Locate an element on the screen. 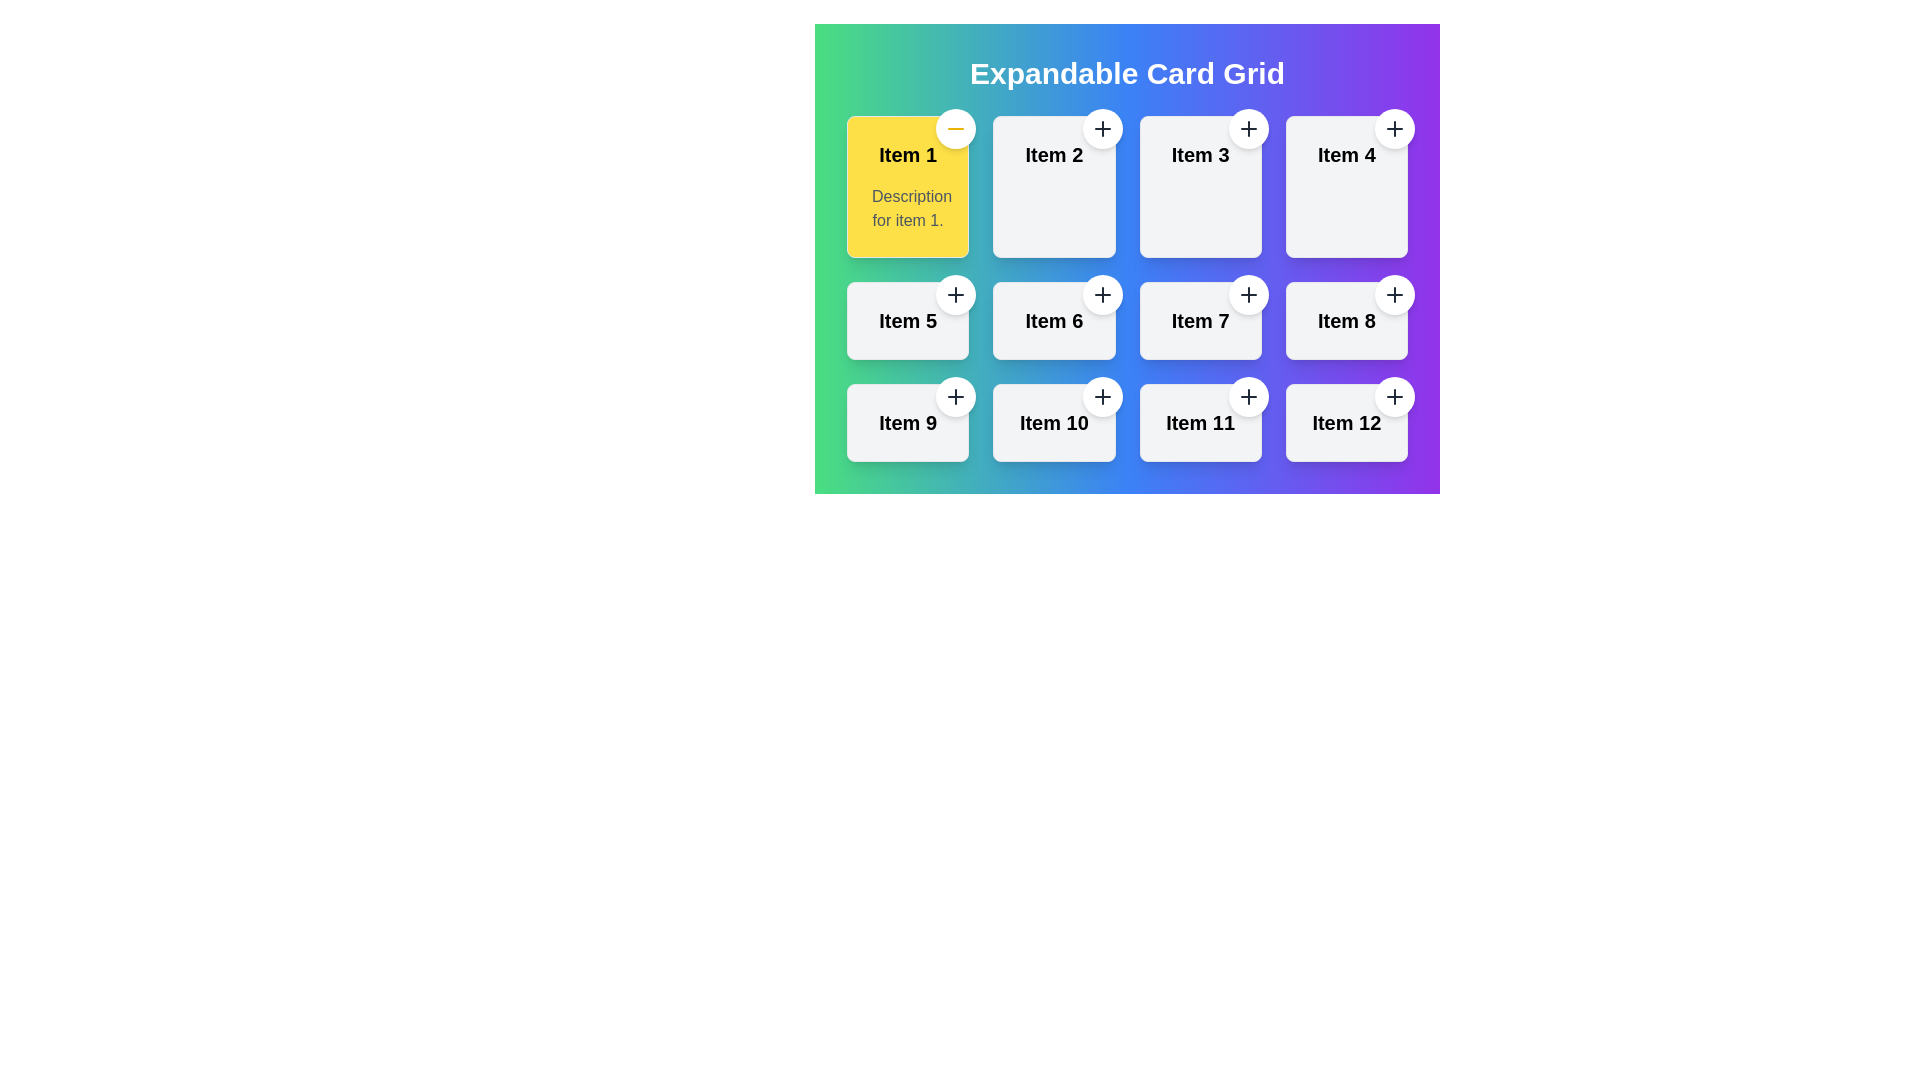 The width and height of the screenshot is (1920, 1080). the plus '+' icon button with a rounded white background located at the top-right corner of the card labeled 'Item 5' is located at coordinates (955, 294).